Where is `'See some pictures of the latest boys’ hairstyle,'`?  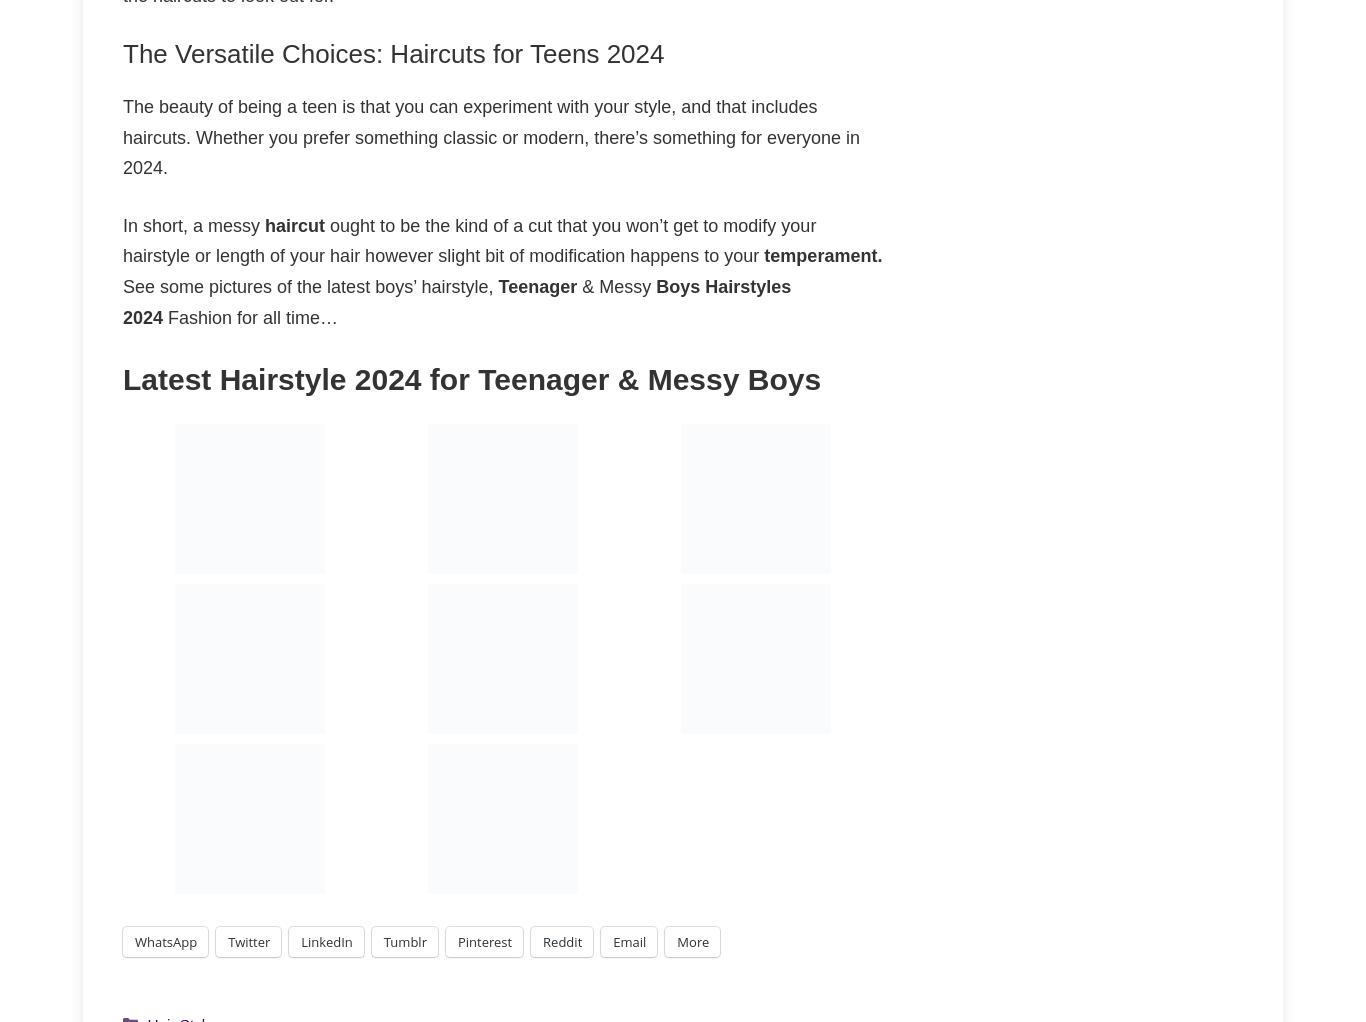 'See some pictures of the latest boys’ hairstyle,' is located at coordinates (310, 286).